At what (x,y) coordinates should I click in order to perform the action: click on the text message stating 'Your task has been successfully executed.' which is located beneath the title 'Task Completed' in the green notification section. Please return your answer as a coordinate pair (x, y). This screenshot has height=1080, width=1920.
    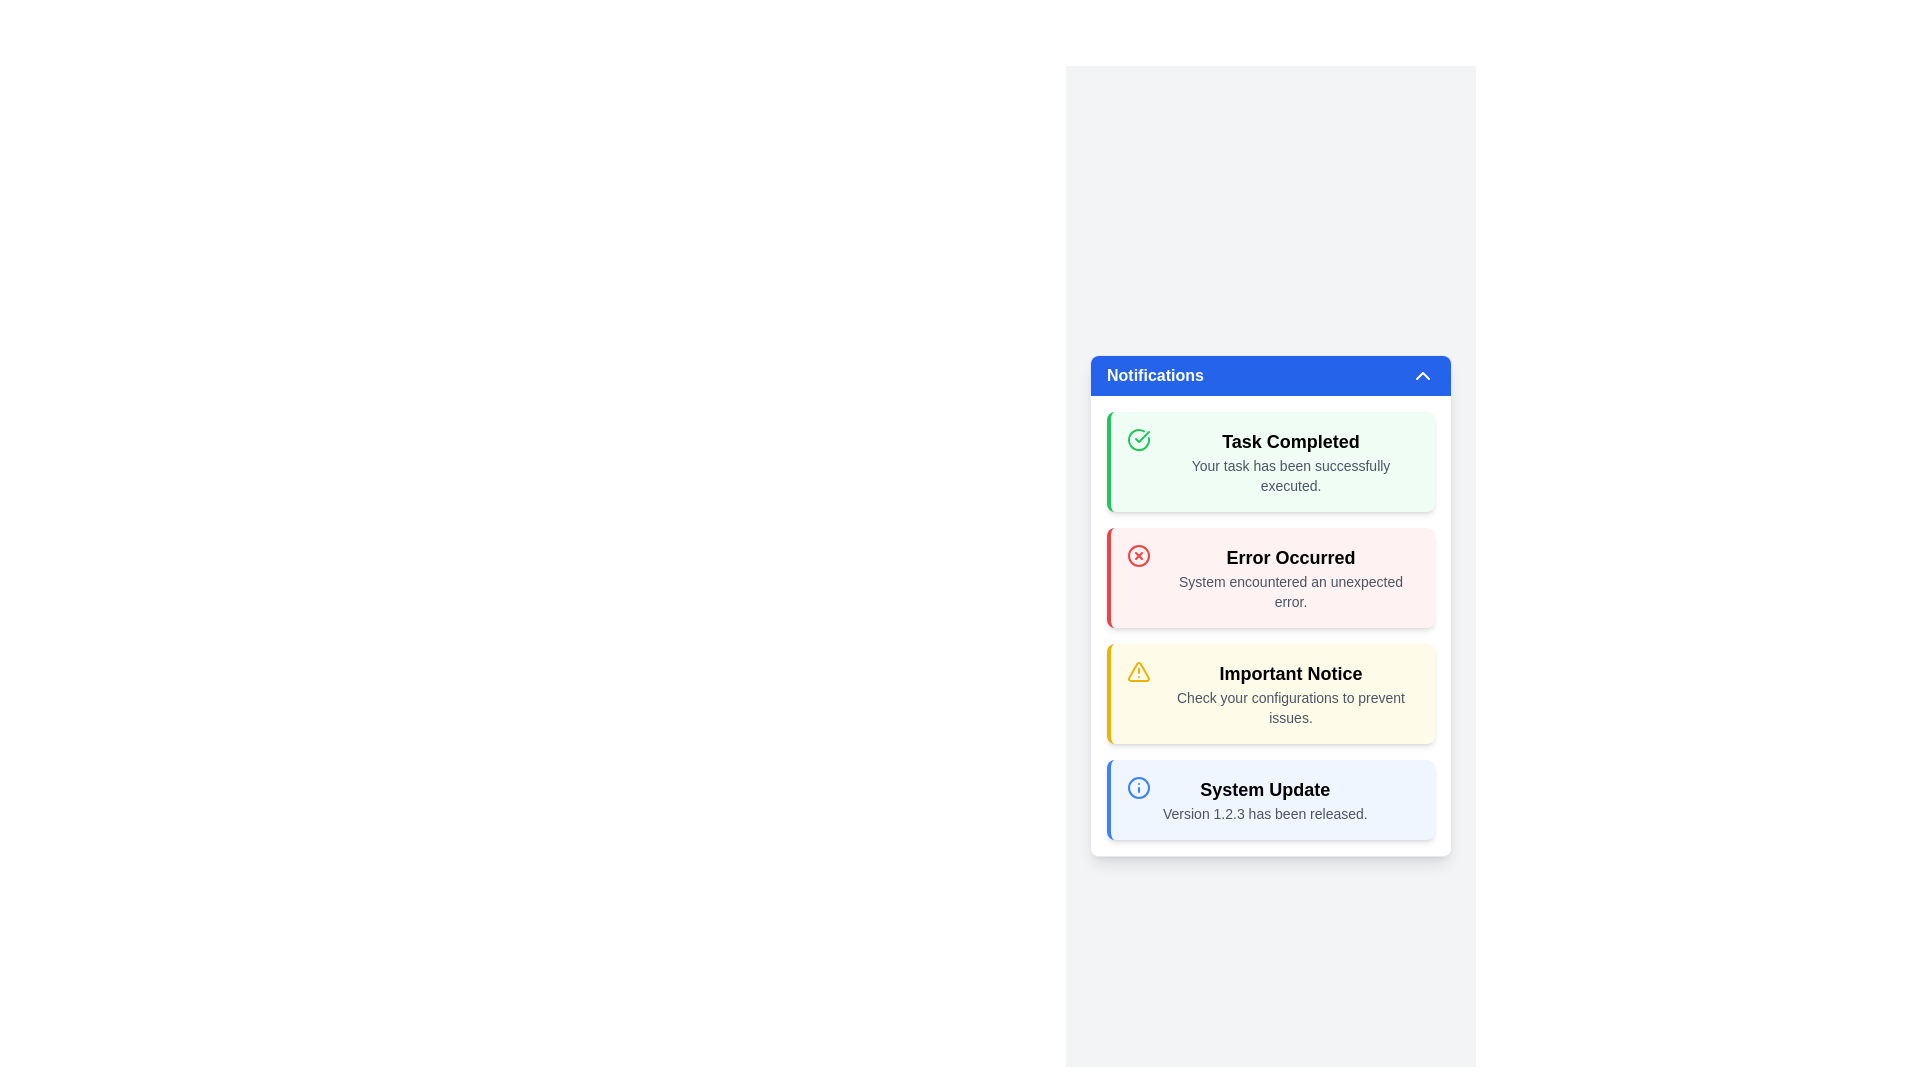
    Looking at the image, I should click on (1291, 475).